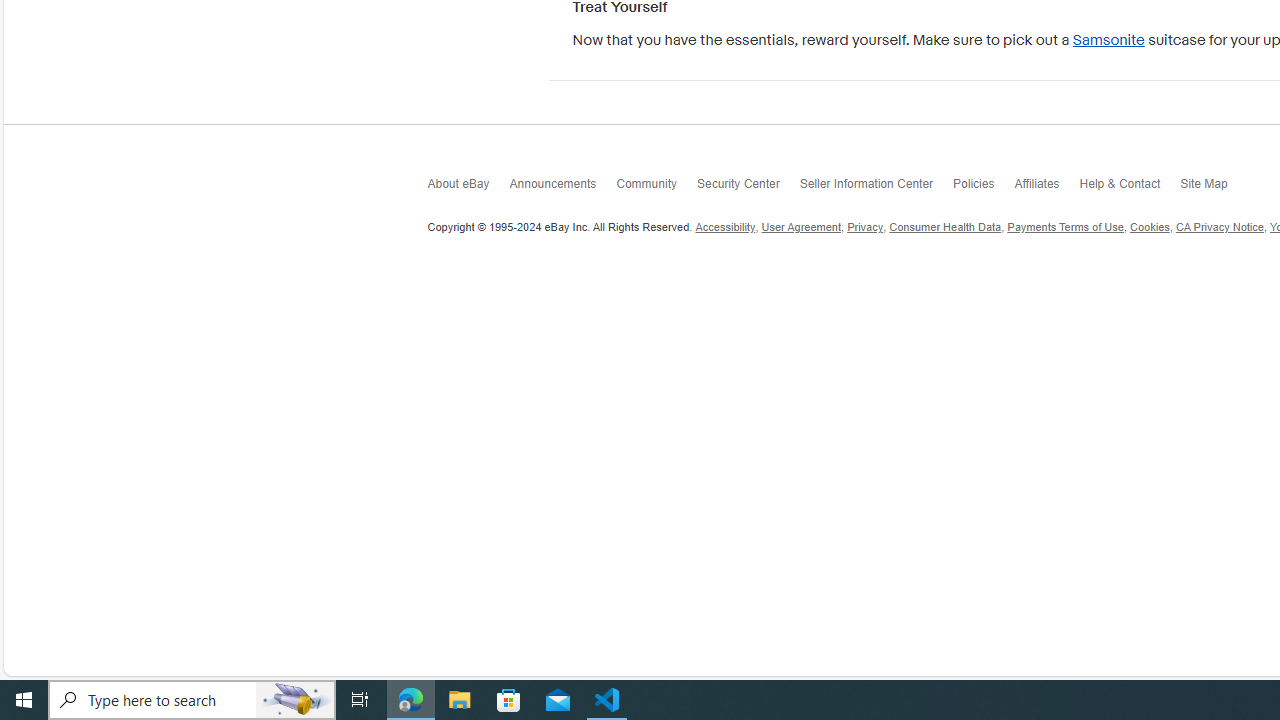  I want to click on 'CA Privacy Notice', so click(1218, 226).